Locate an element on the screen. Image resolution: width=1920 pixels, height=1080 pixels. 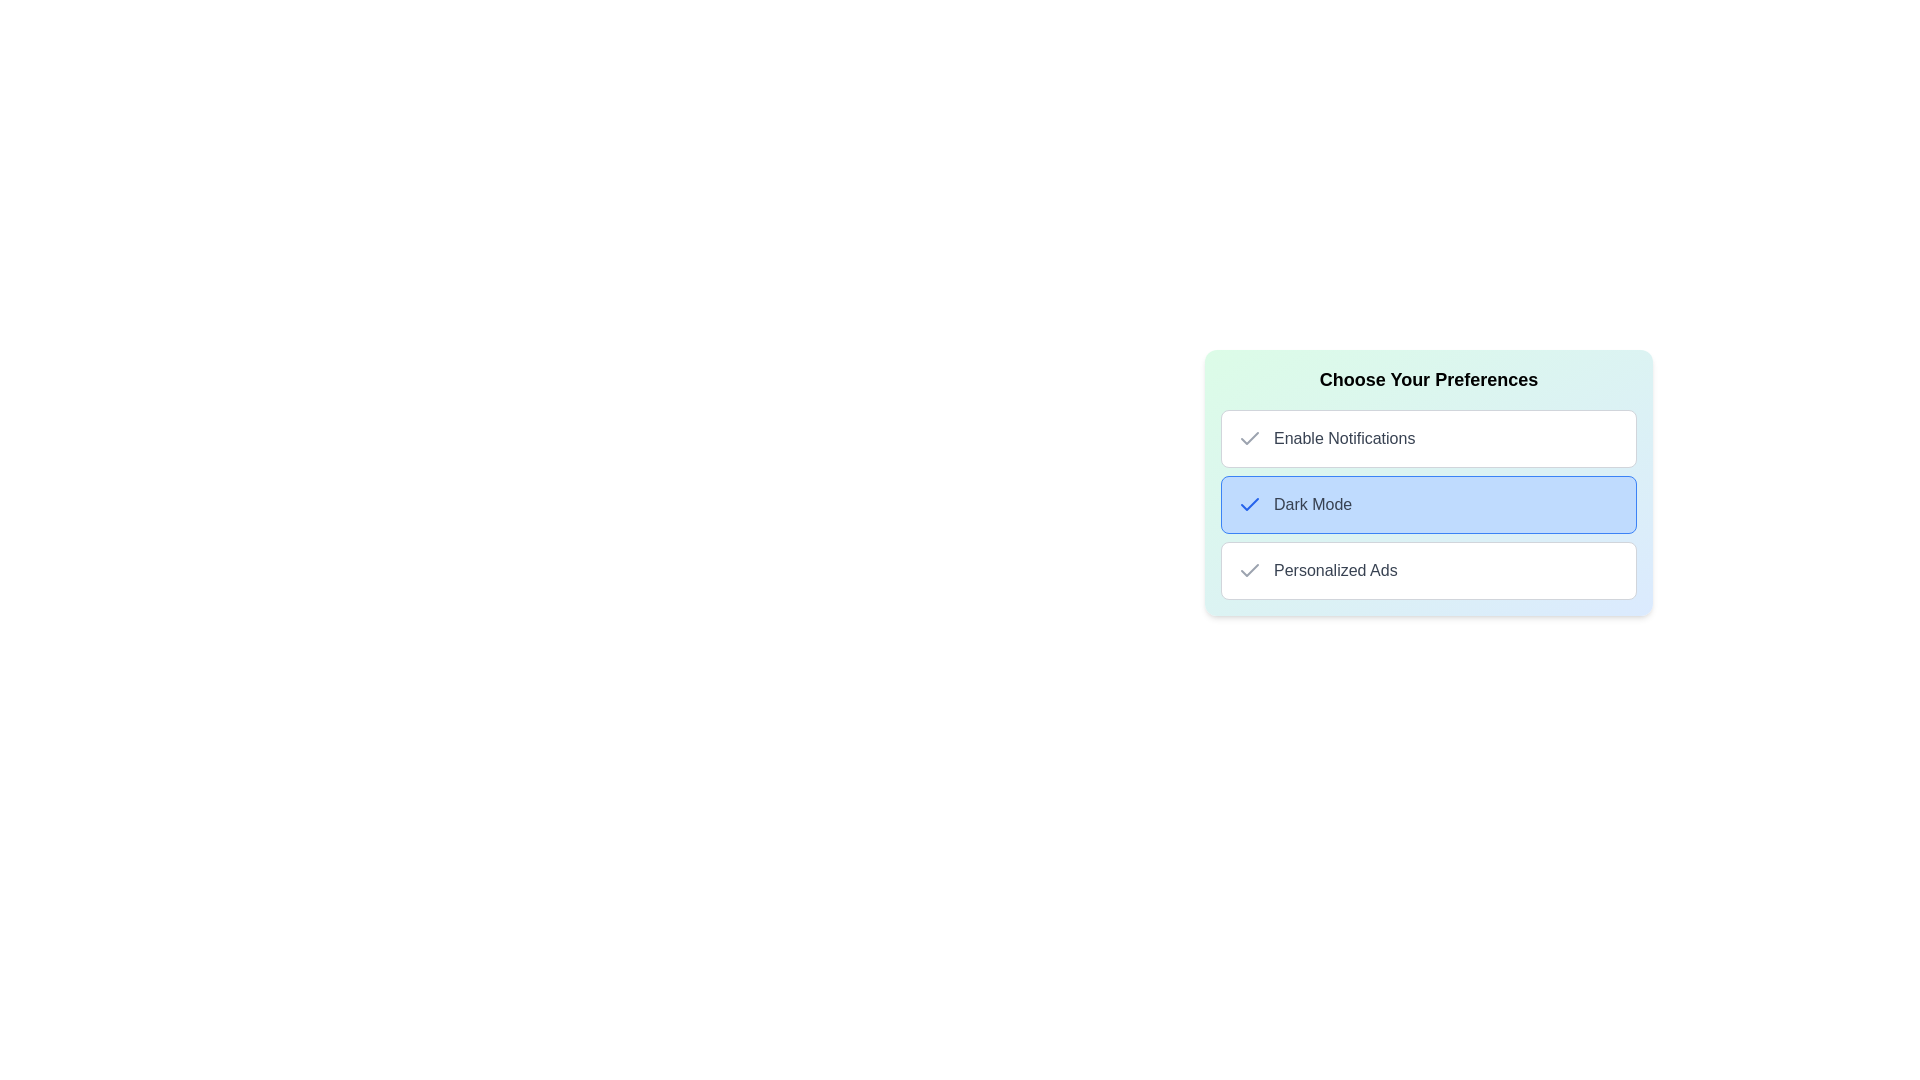
the 'Personalized Ads' checkbox option, which has a white background, rounded corners, and a gray border is located at coordinates (1428, 570).